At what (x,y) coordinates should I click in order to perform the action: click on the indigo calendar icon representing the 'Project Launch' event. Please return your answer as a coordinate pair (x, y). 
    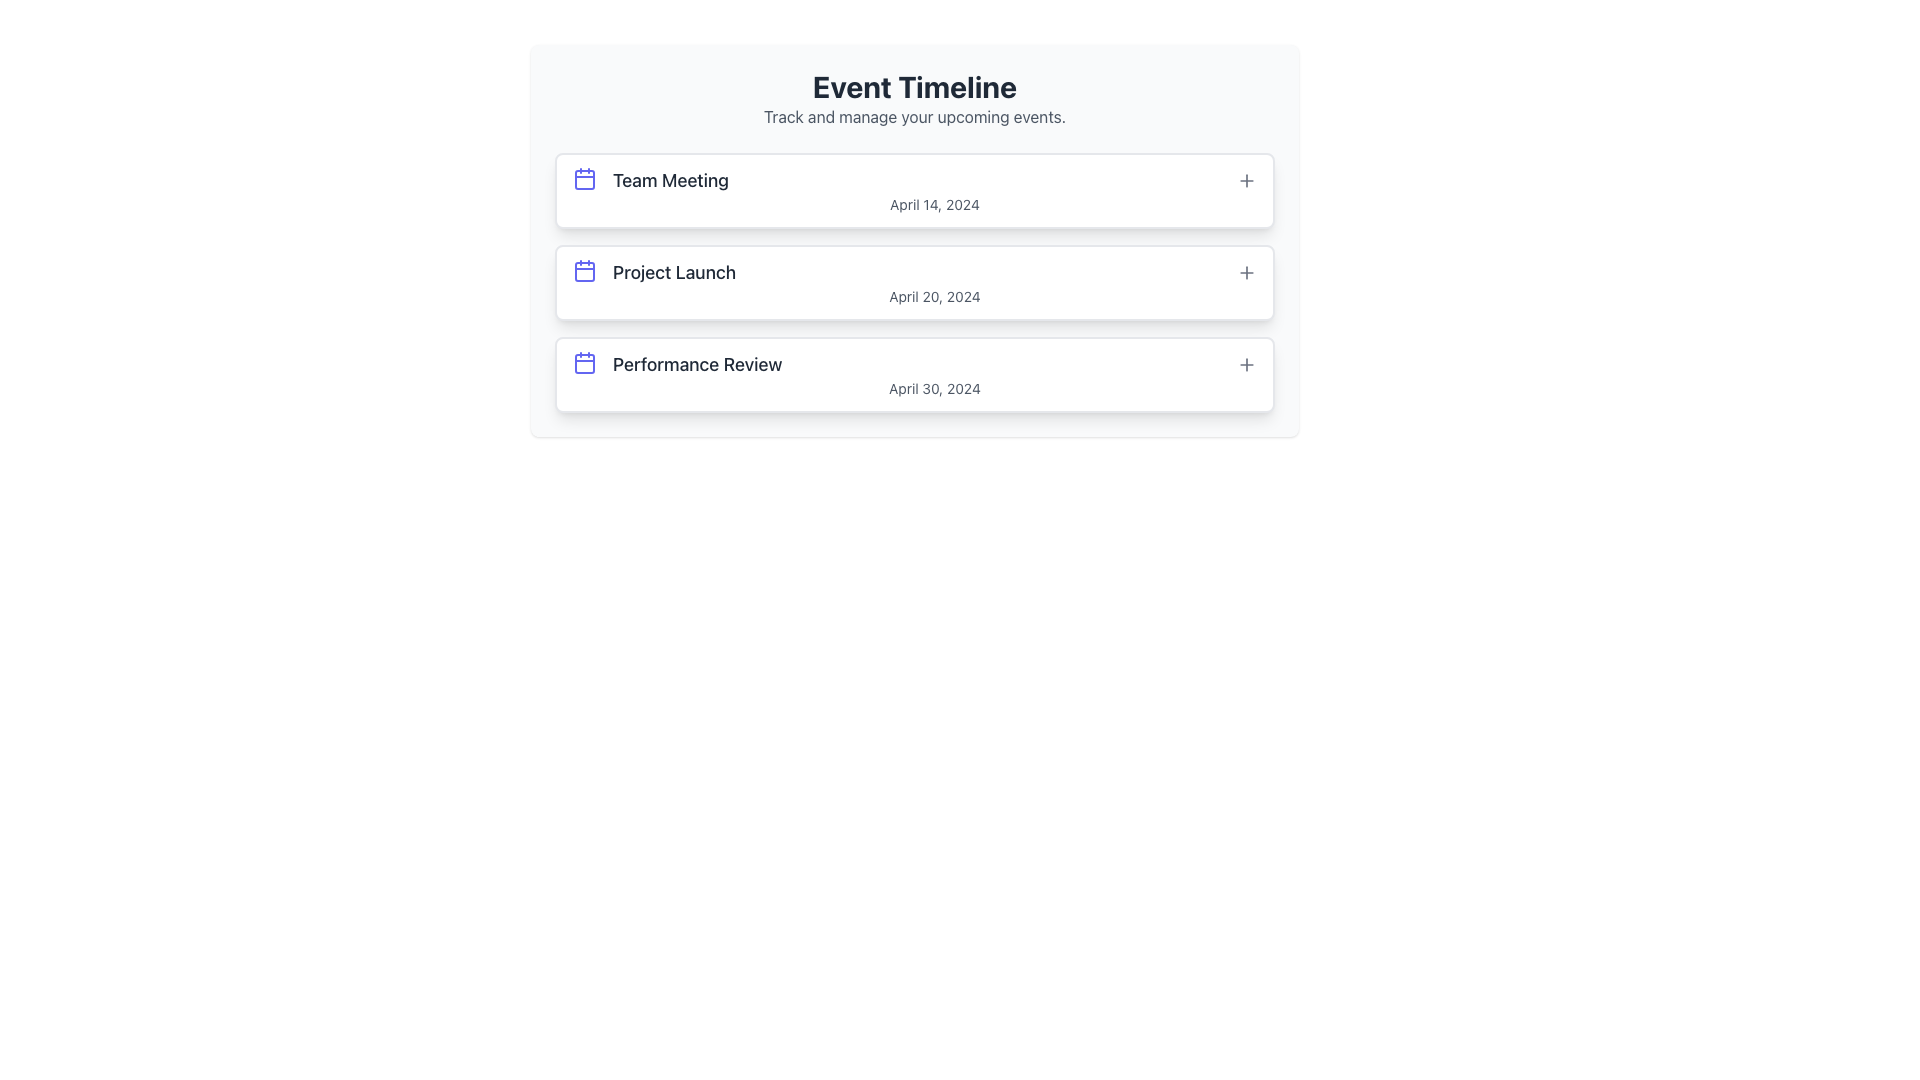
    Looking at the image, I should click on (584, 270).